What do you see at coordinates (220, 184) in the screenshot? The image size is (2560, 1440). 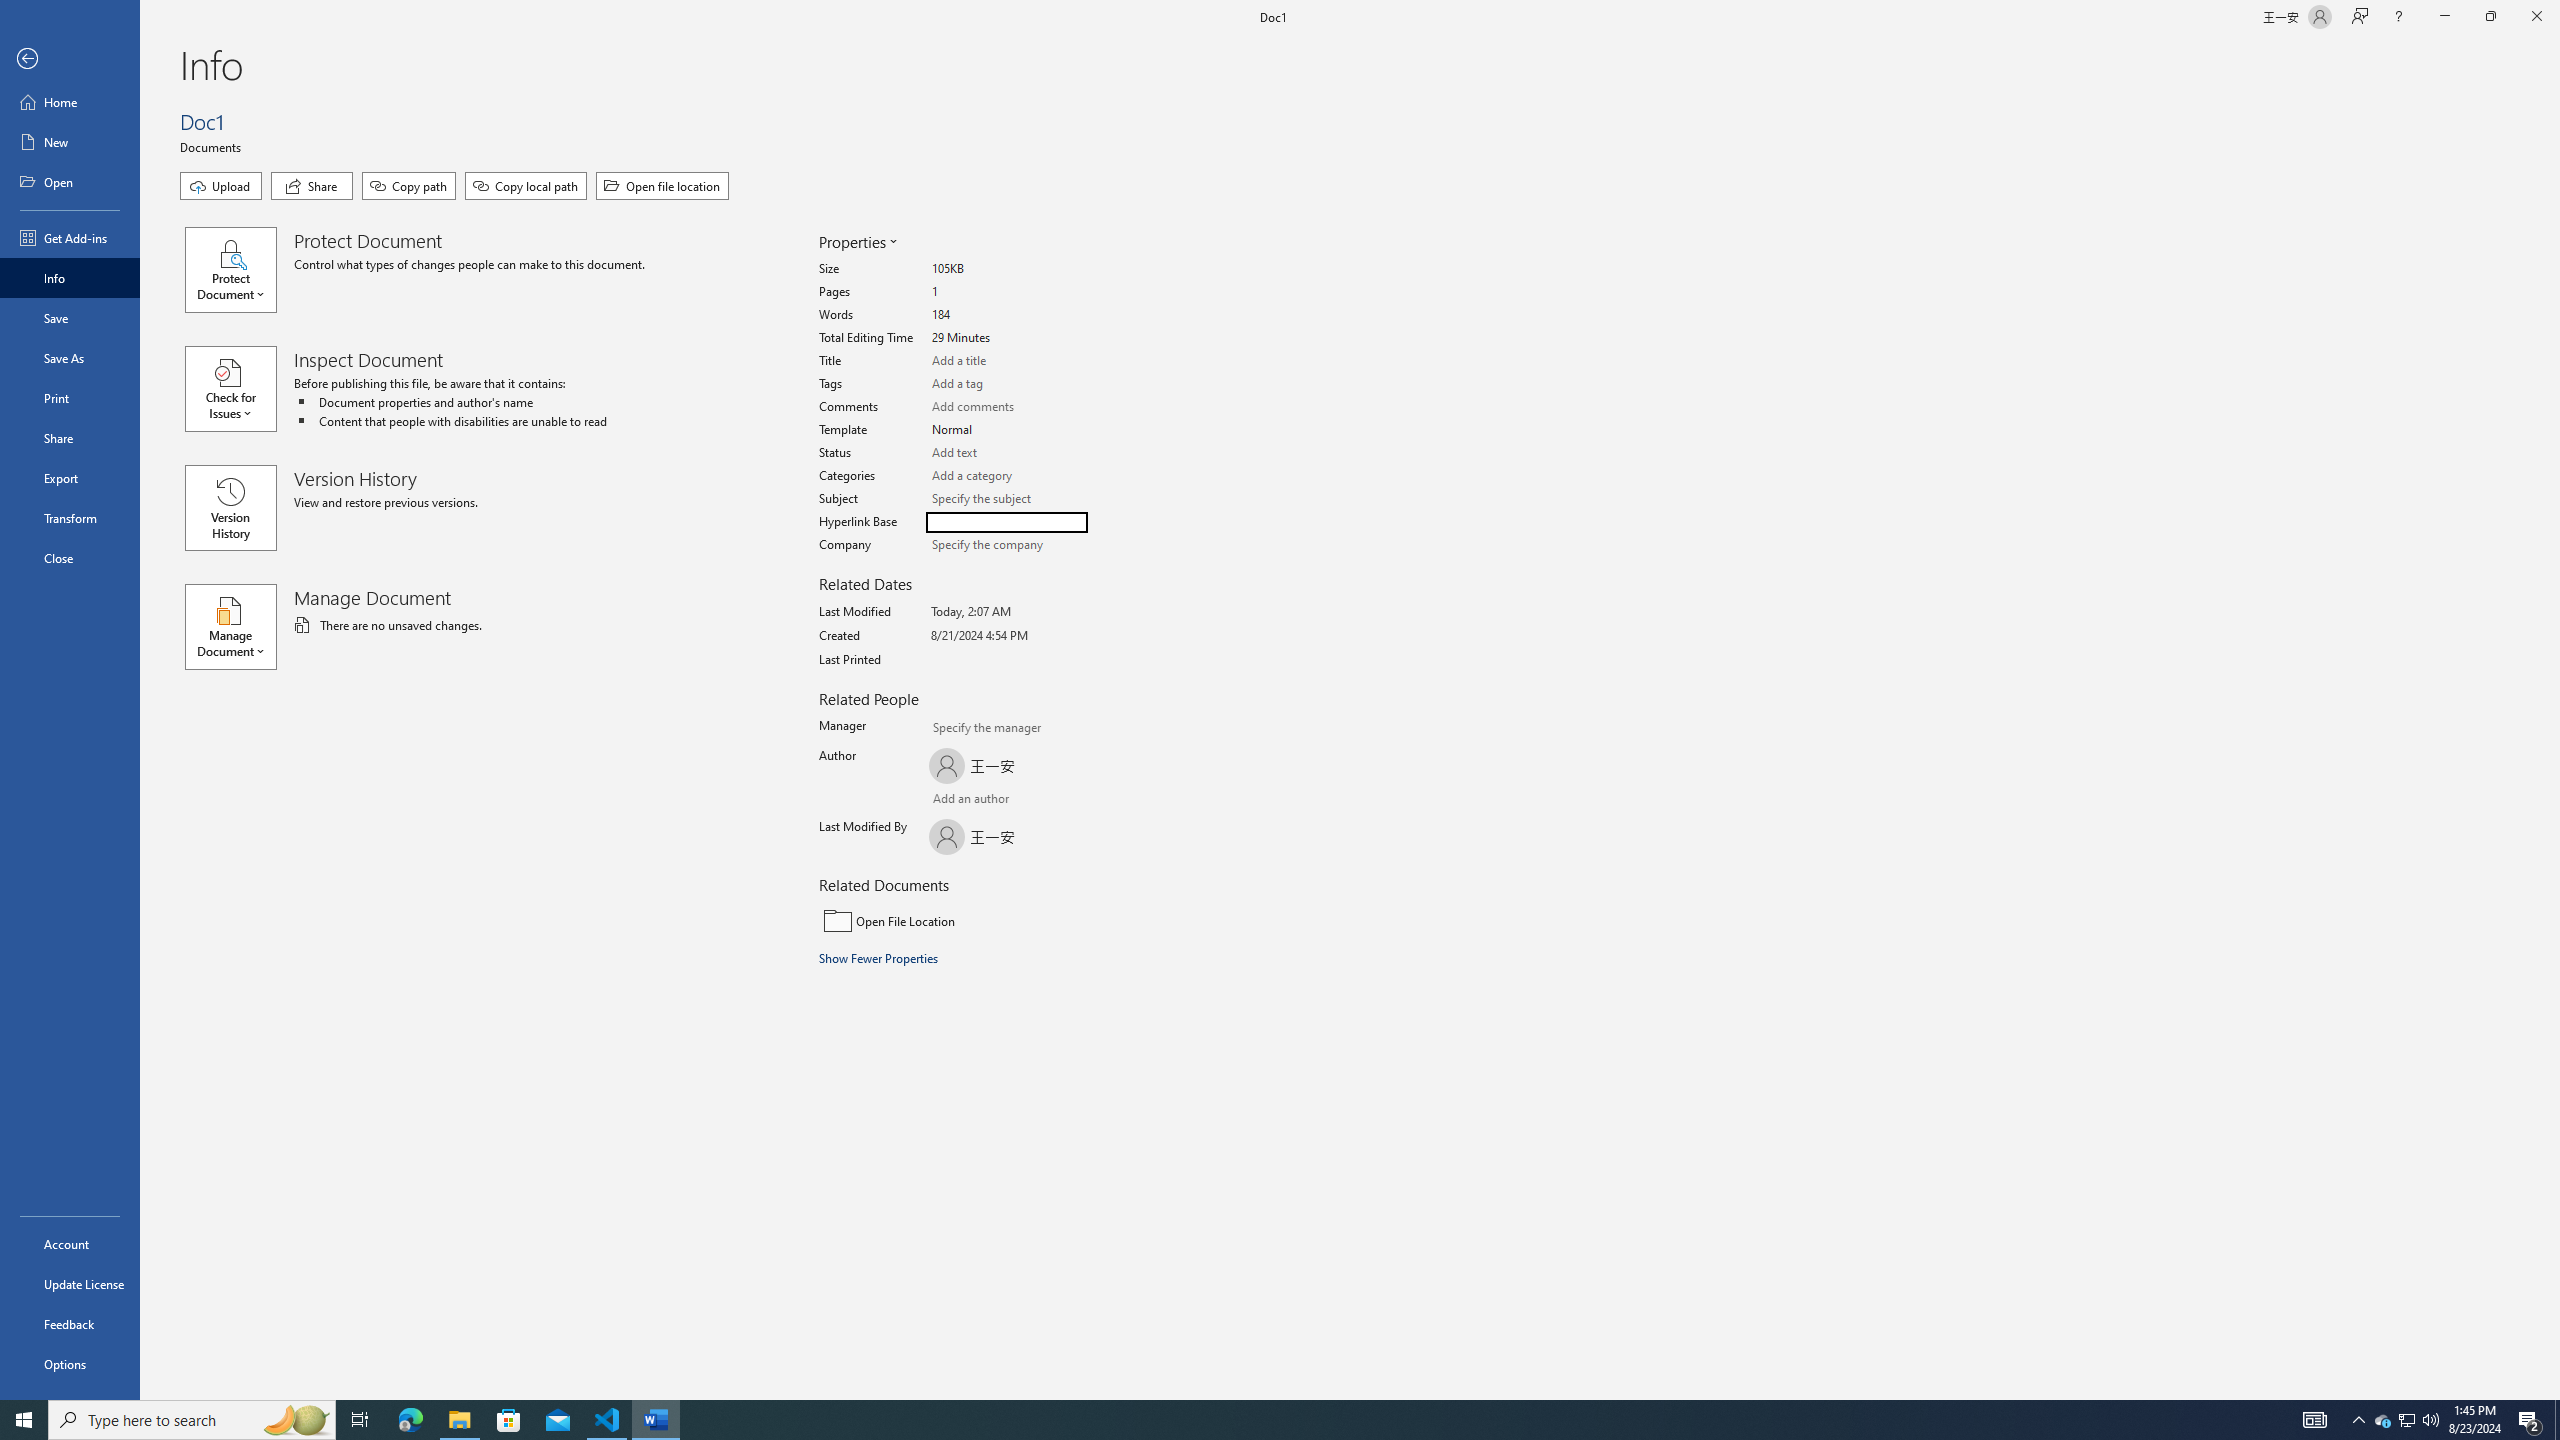 I see `'Upload'` at bounding box center [220, 184].